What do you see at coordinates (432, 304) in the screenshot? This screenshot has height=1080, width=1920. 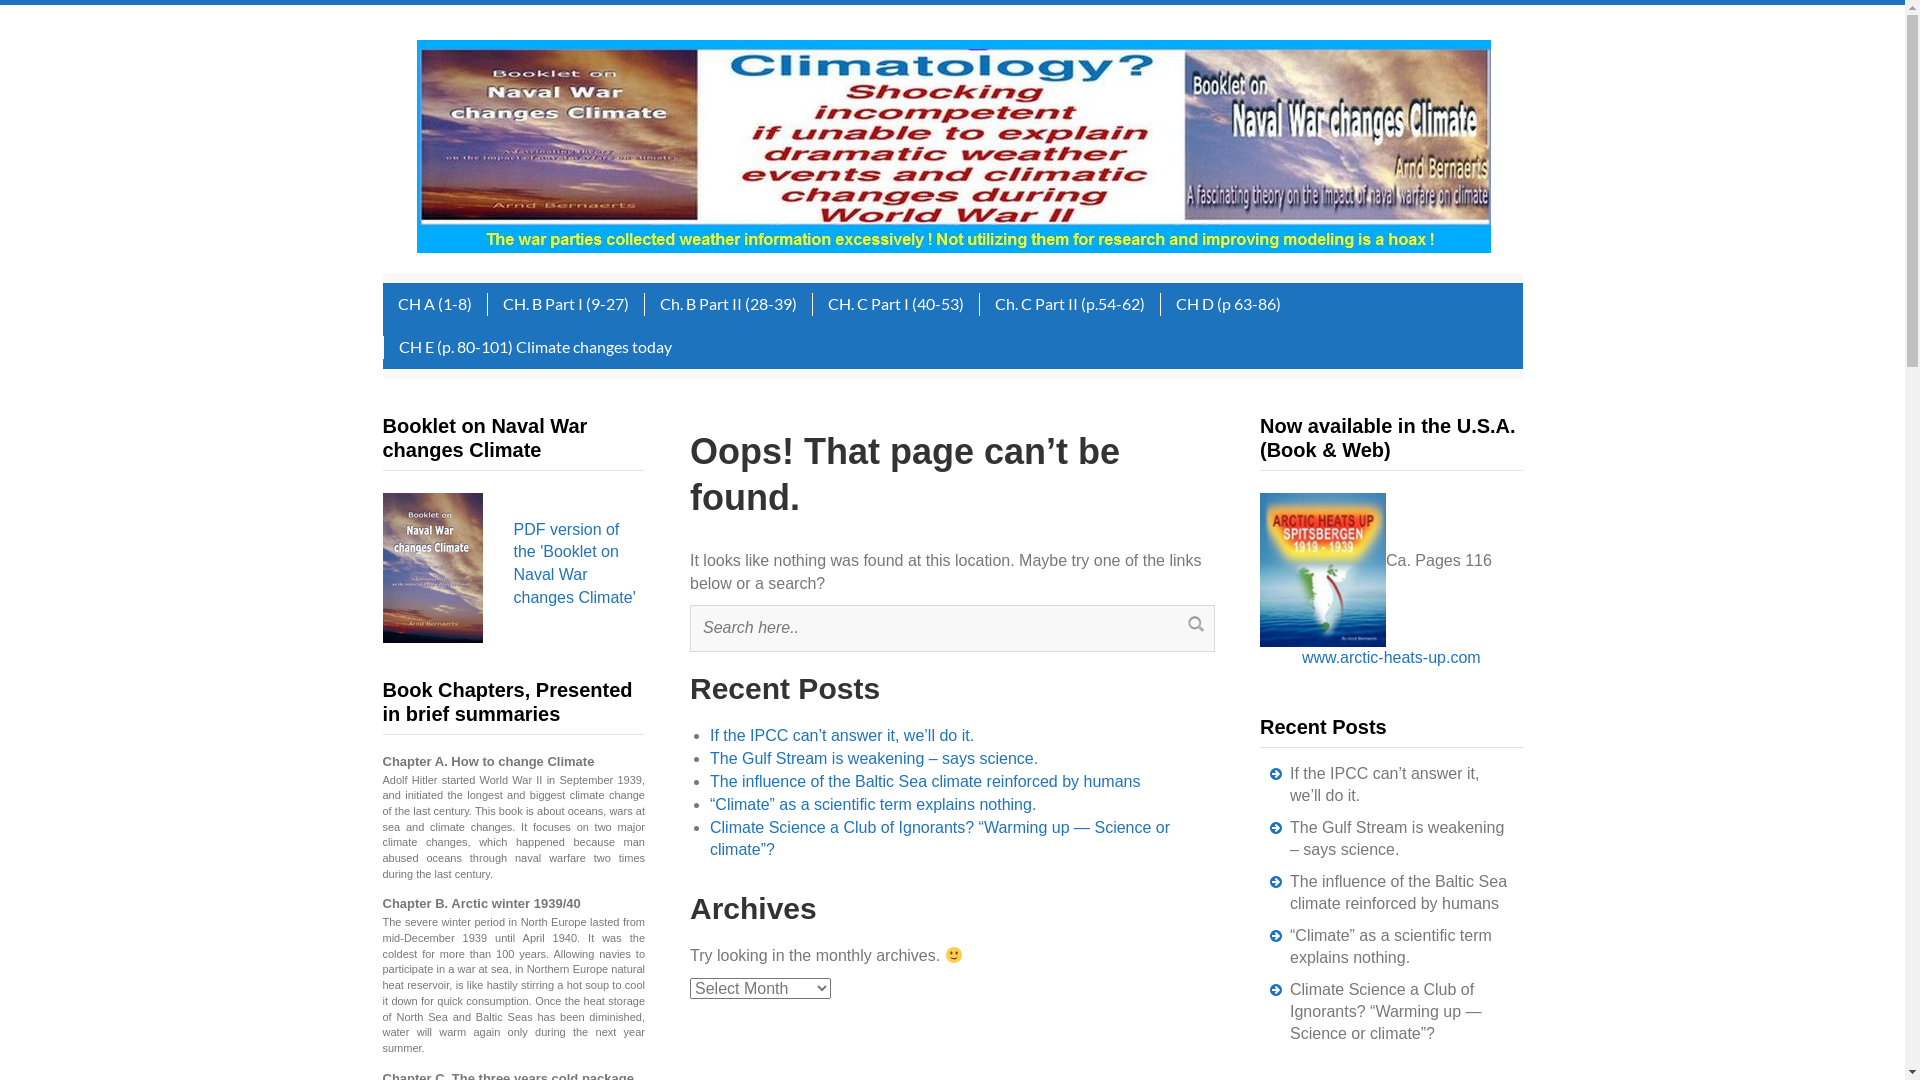 I see `'CH A (1-8)'` at bounding box center [432, 304].